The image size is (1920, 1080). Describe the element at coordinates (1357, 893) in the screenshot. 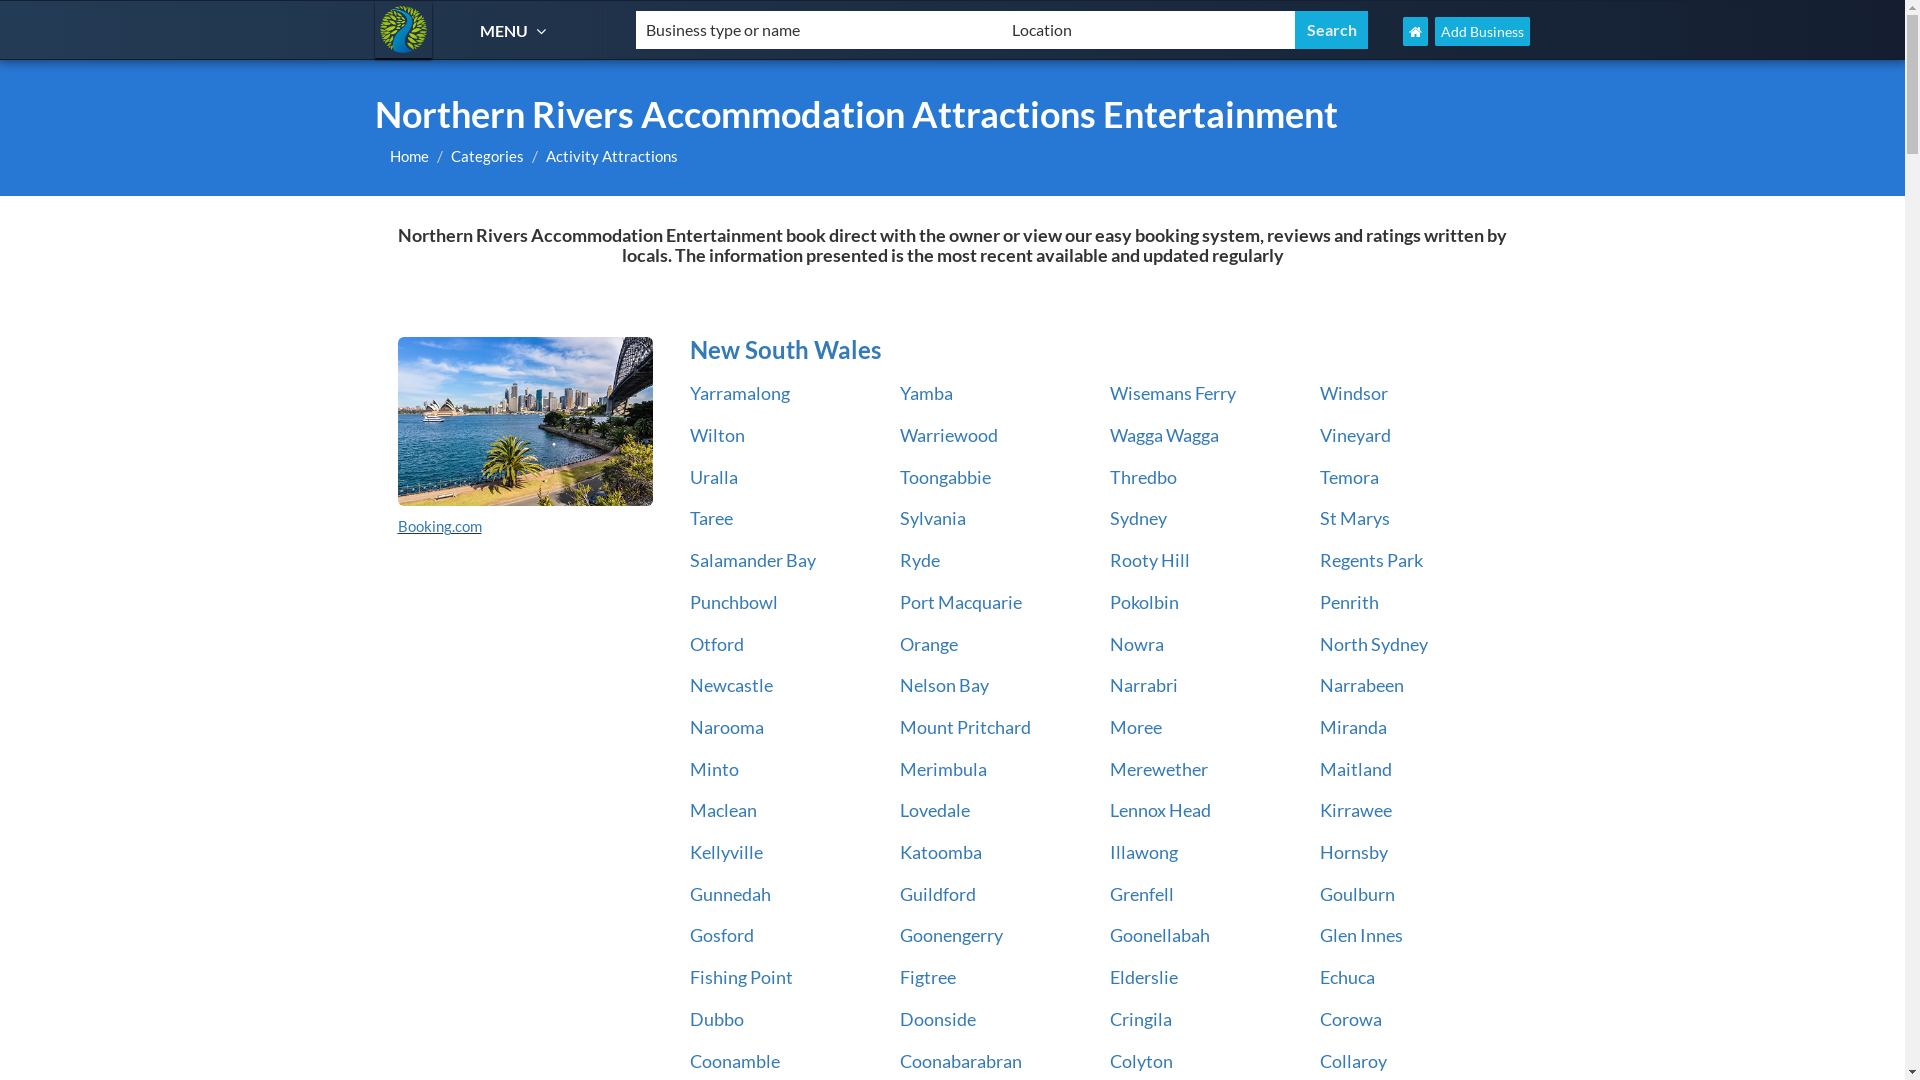

I see `'Goulburn'` at that location.